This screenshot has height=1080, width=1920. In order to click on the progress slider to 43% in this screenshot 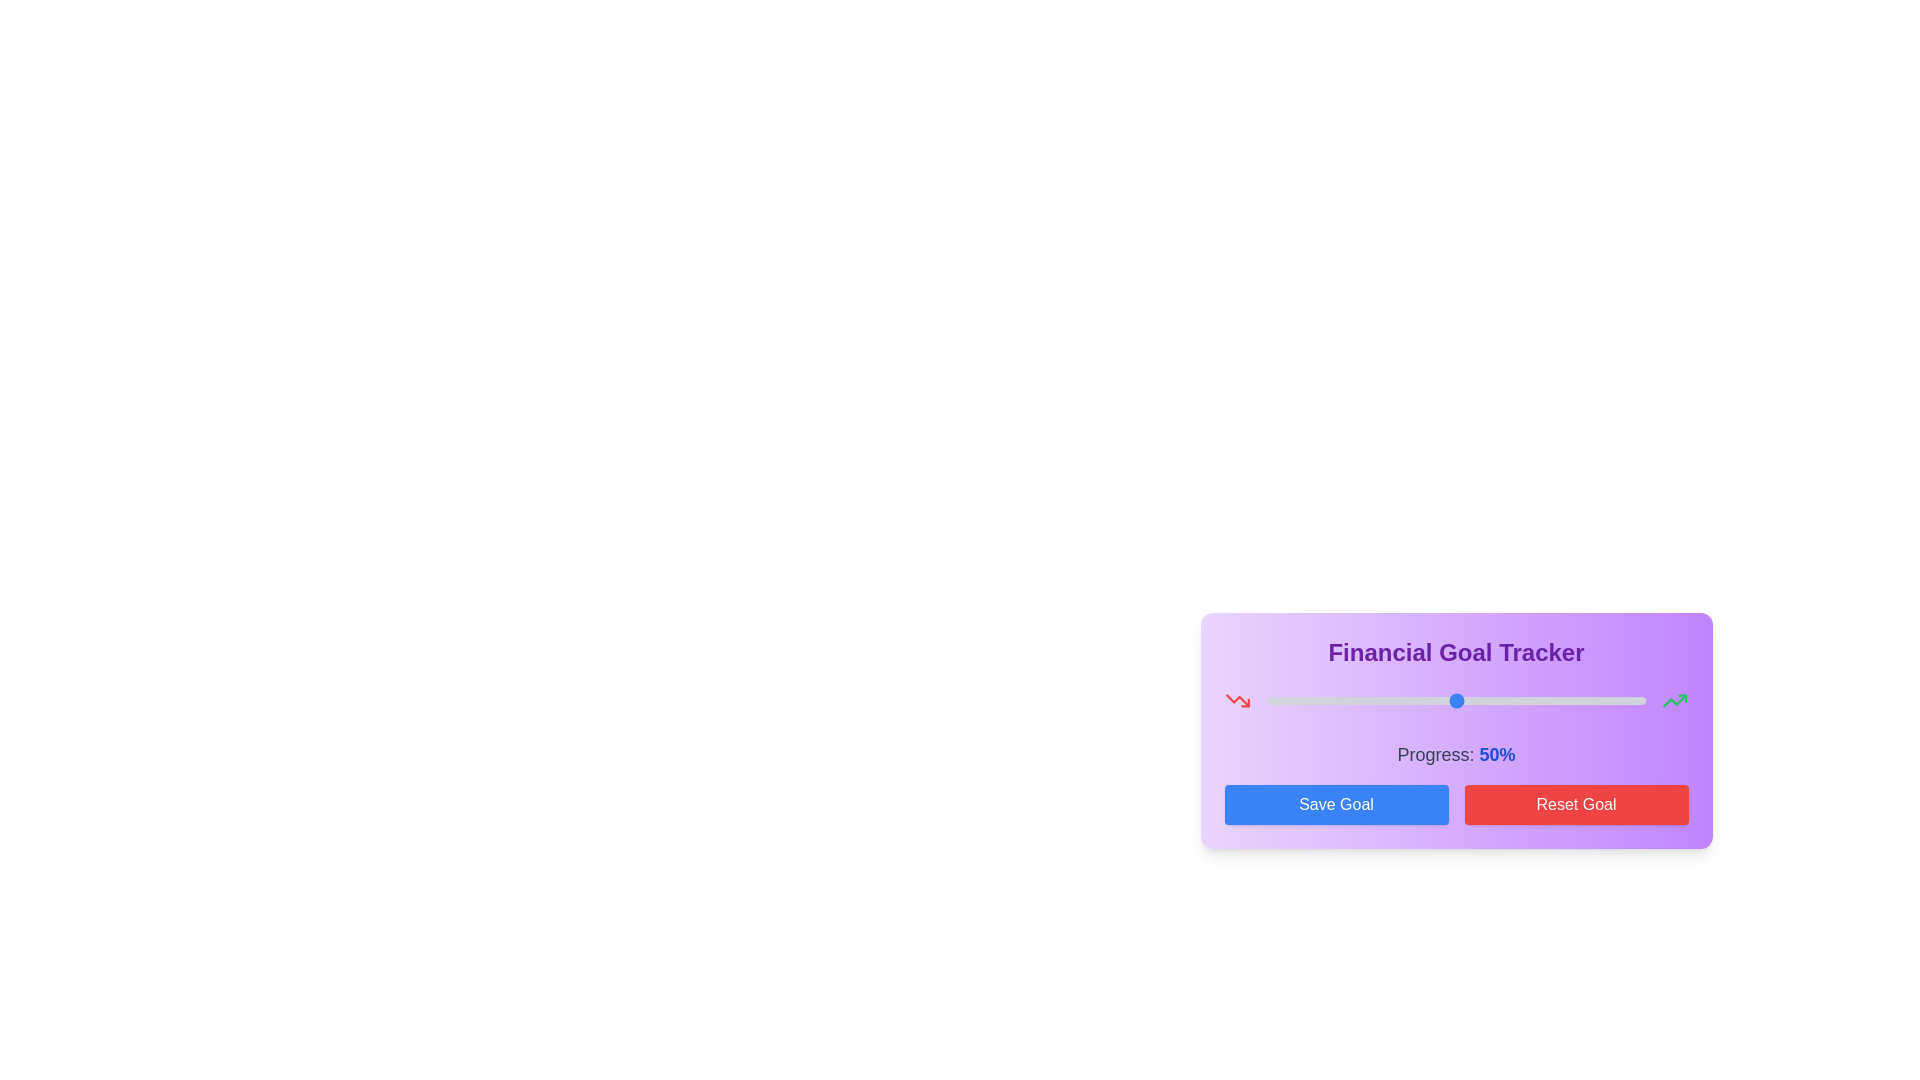, I will do `click(1429, 700)`.